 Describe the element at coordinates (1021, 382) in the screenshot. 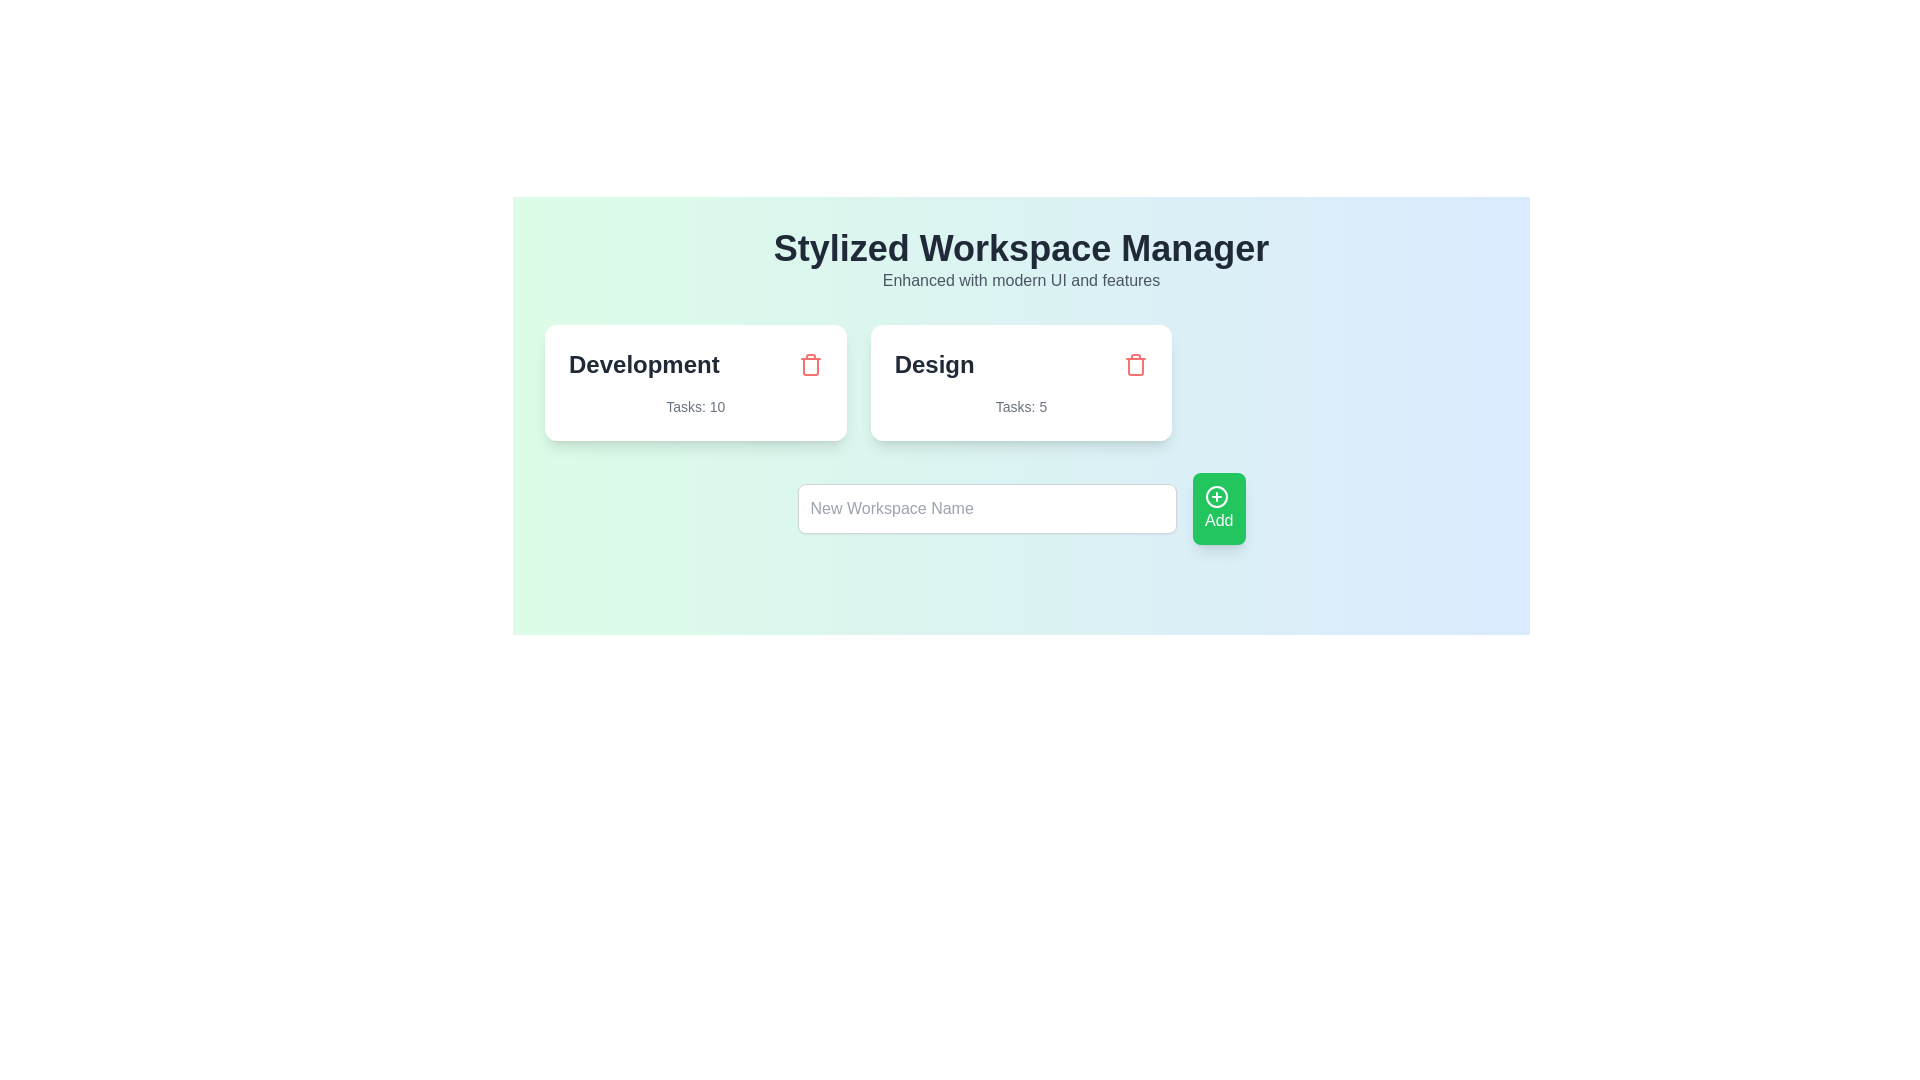

I see `the Card Component element with the bold 'Design' label at the top and an interactive trash icon on the right by moving the cursor to its center` at that location.